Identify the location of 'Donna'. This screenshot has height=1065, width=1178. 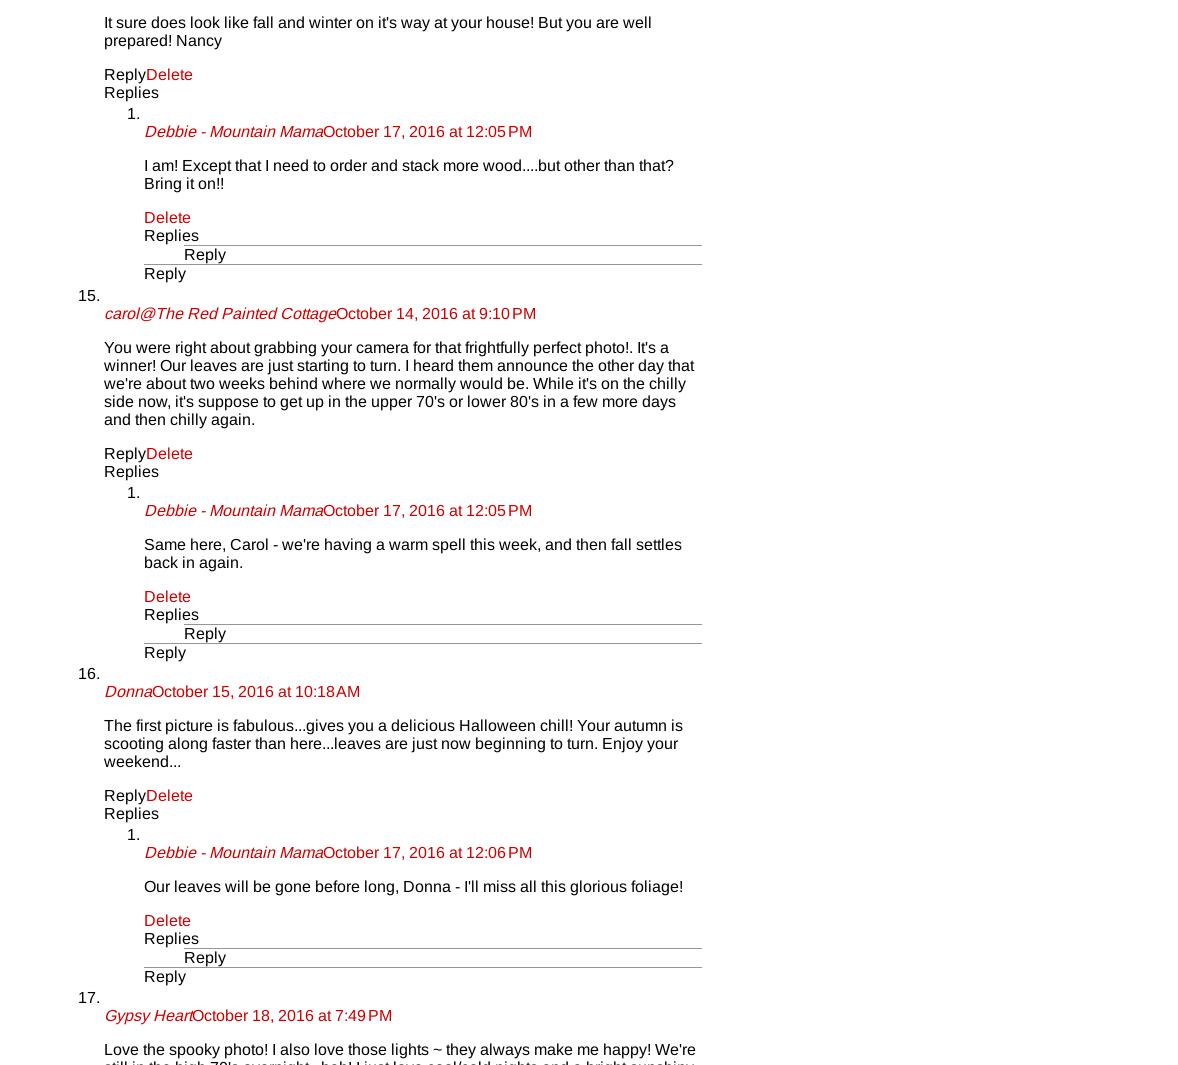
(127, 690).